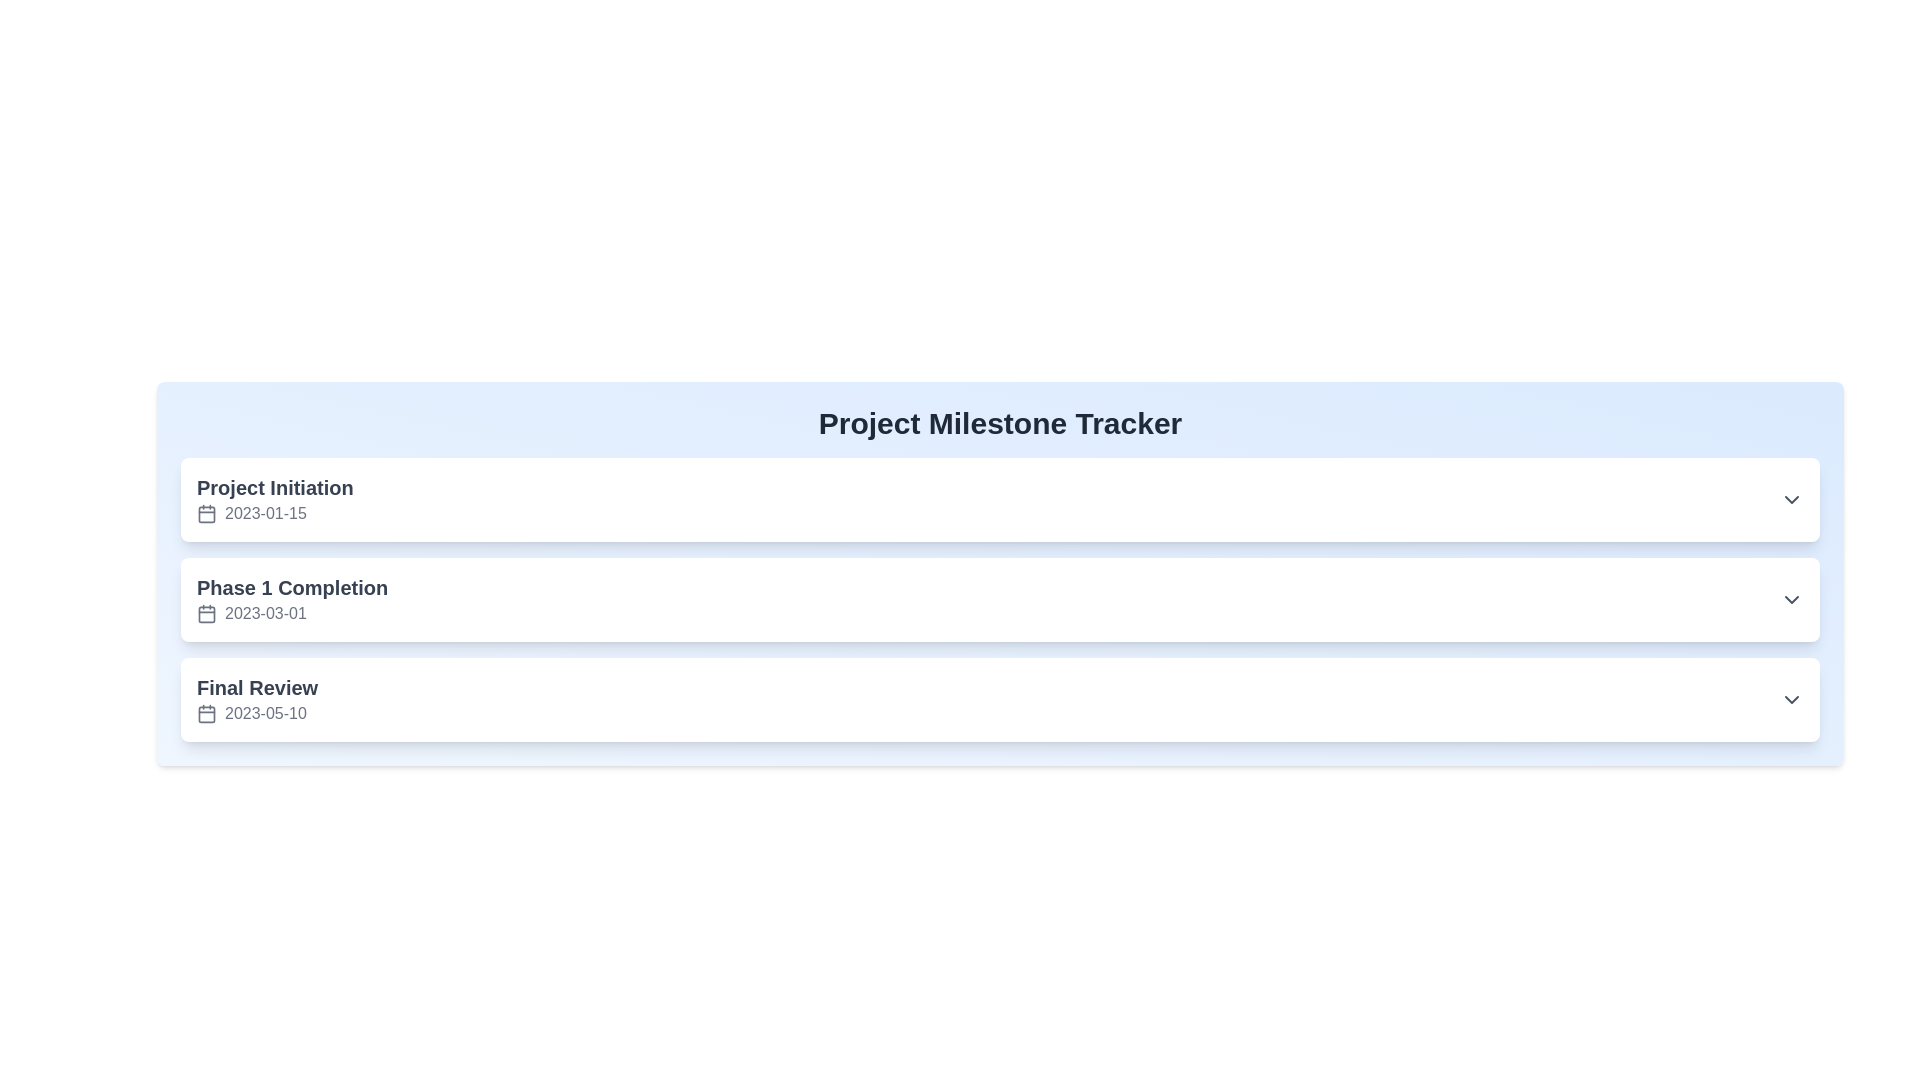 The height and width of the screenshot is (1080, 1920). Describe the element at coordinates (256, 712) in the screenshot. I see `the text displaying the date '2023-05-10' which is gray-colored and has a calendar icon to the left, located below the 'Final Review' label` at that location.